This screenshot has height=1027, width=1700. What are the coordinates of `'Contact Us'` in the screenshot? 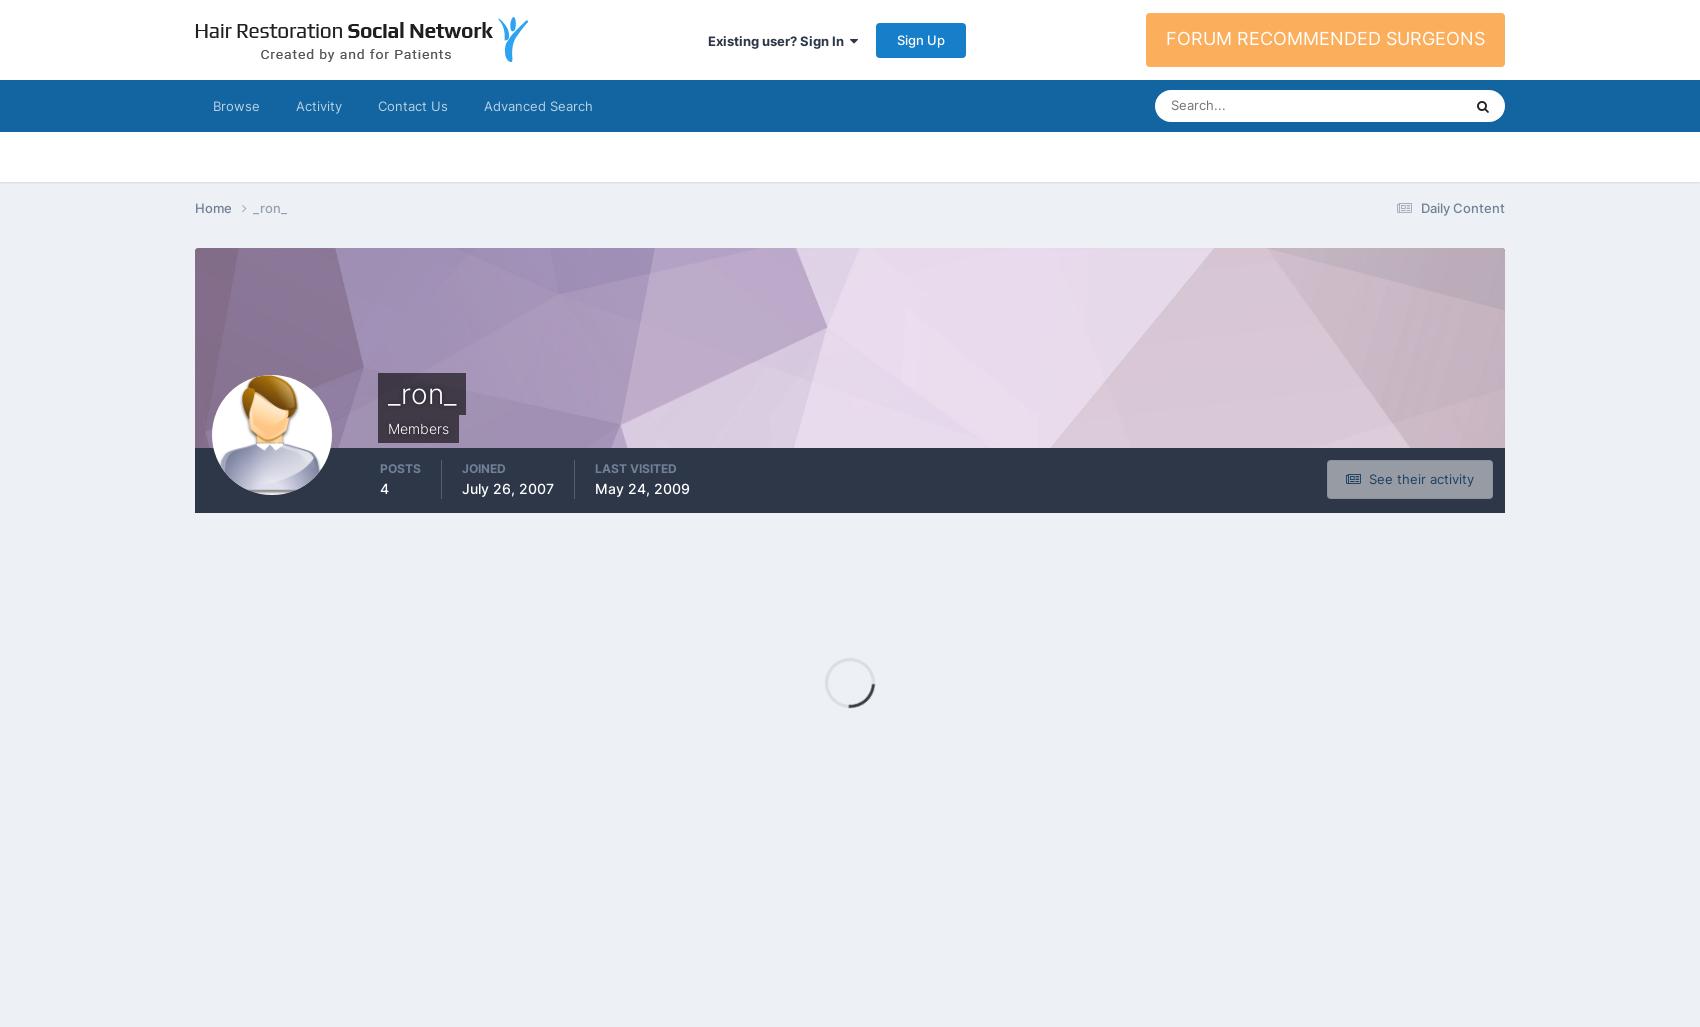 It's located at (377, 104).